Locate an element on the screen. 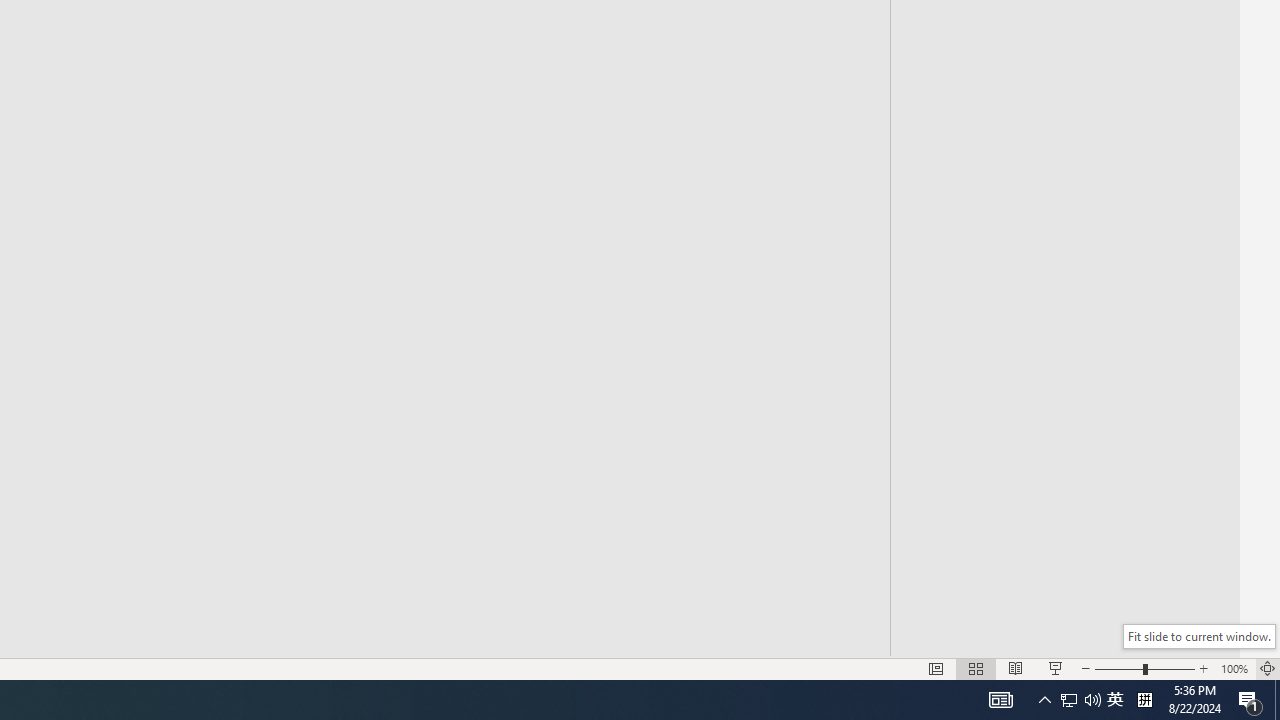  'Fit slide to current window.' is located at coordinates (1199, 636).